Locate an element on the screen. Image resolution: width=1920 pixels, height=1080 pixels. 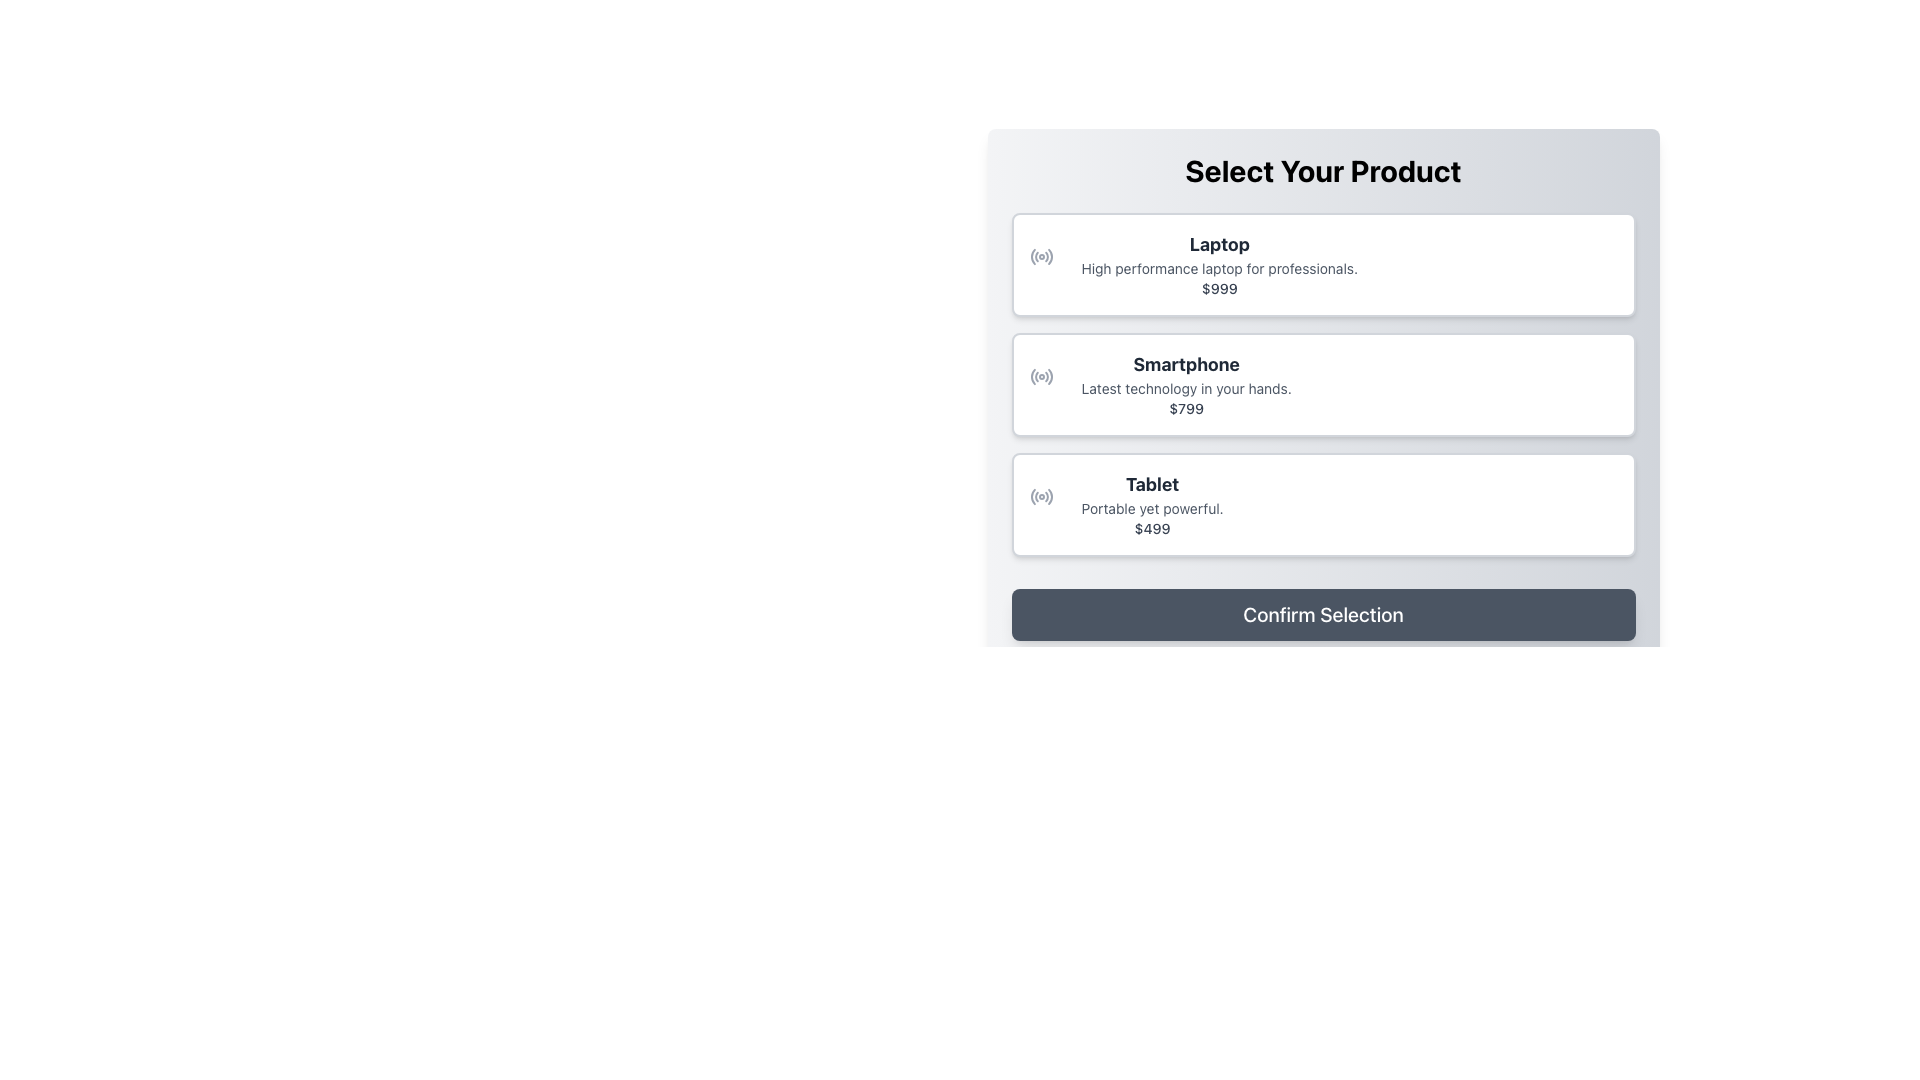
the text element that displays 'Latest technology in your hands.', which is styled in a small, gray font and positioned under the heading 'Smartphone' and above the price '$799' is located at coordinates (1186, 389).